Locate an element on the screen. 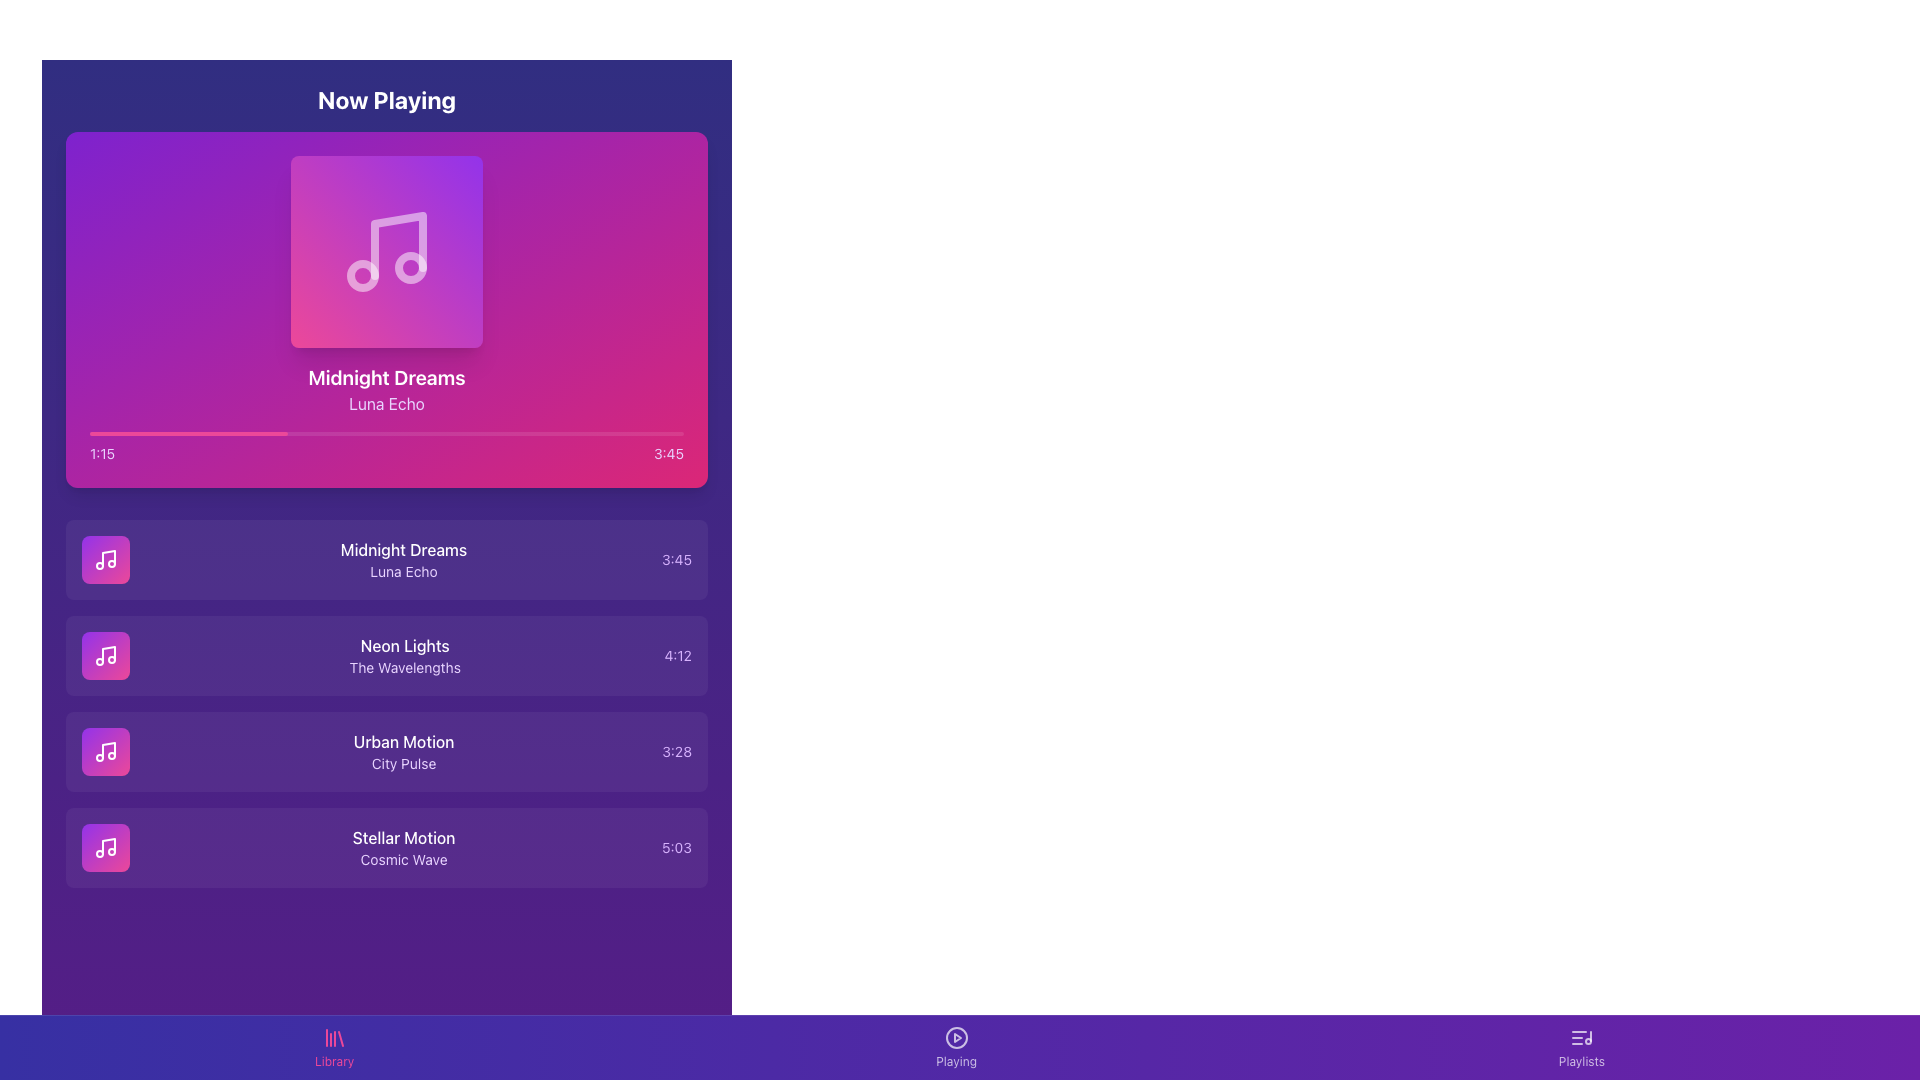 Image resolution: width=1920 pixels, height=1080 pixels. the text label that provides information about the media item, located in the second entry of a list, for more details is located at coordinates (402, 559).